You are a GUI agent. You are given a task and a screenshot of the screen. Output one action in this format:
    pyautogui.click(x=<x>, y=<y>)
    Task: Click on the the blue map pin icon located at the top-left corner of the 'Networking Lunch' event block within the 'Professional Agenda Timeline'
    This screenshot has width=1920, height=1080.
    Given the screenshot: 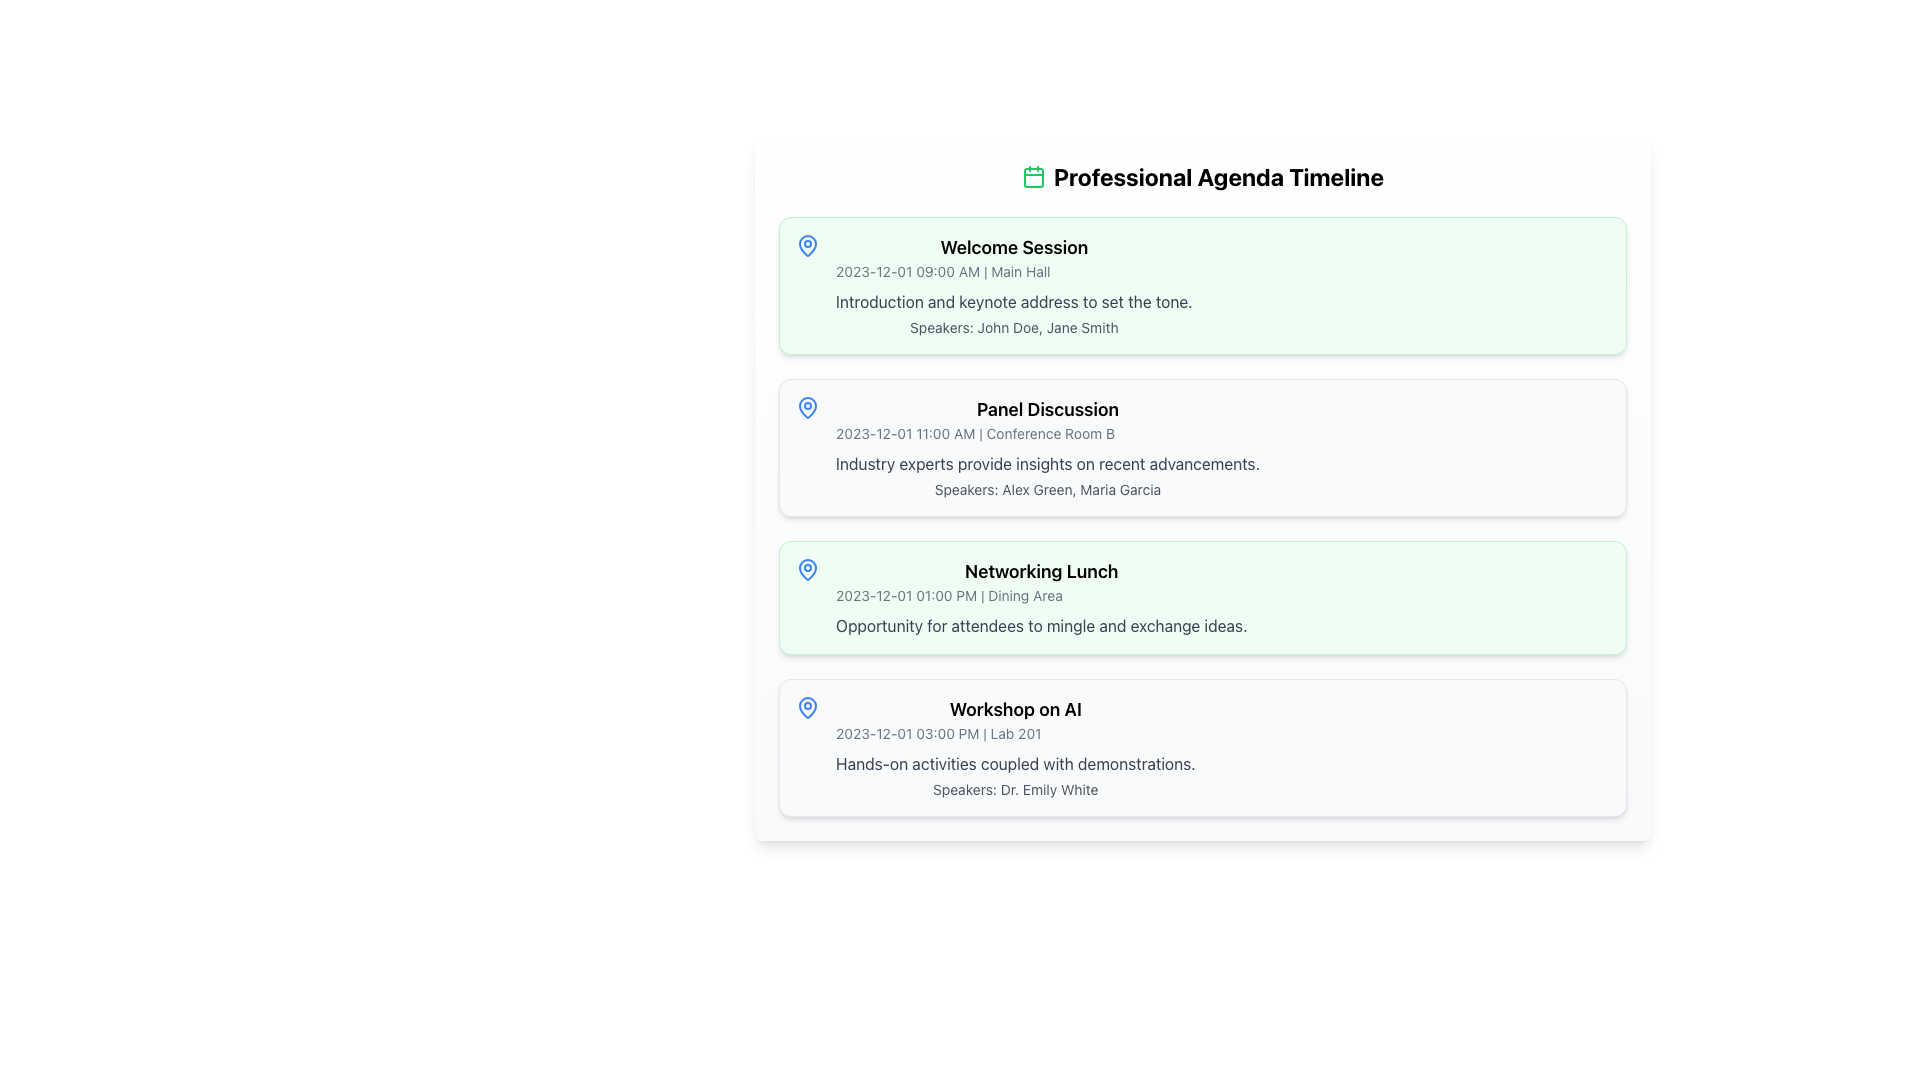 What is the action you would take?
    pyautogui.click(x=807, y=570)
    